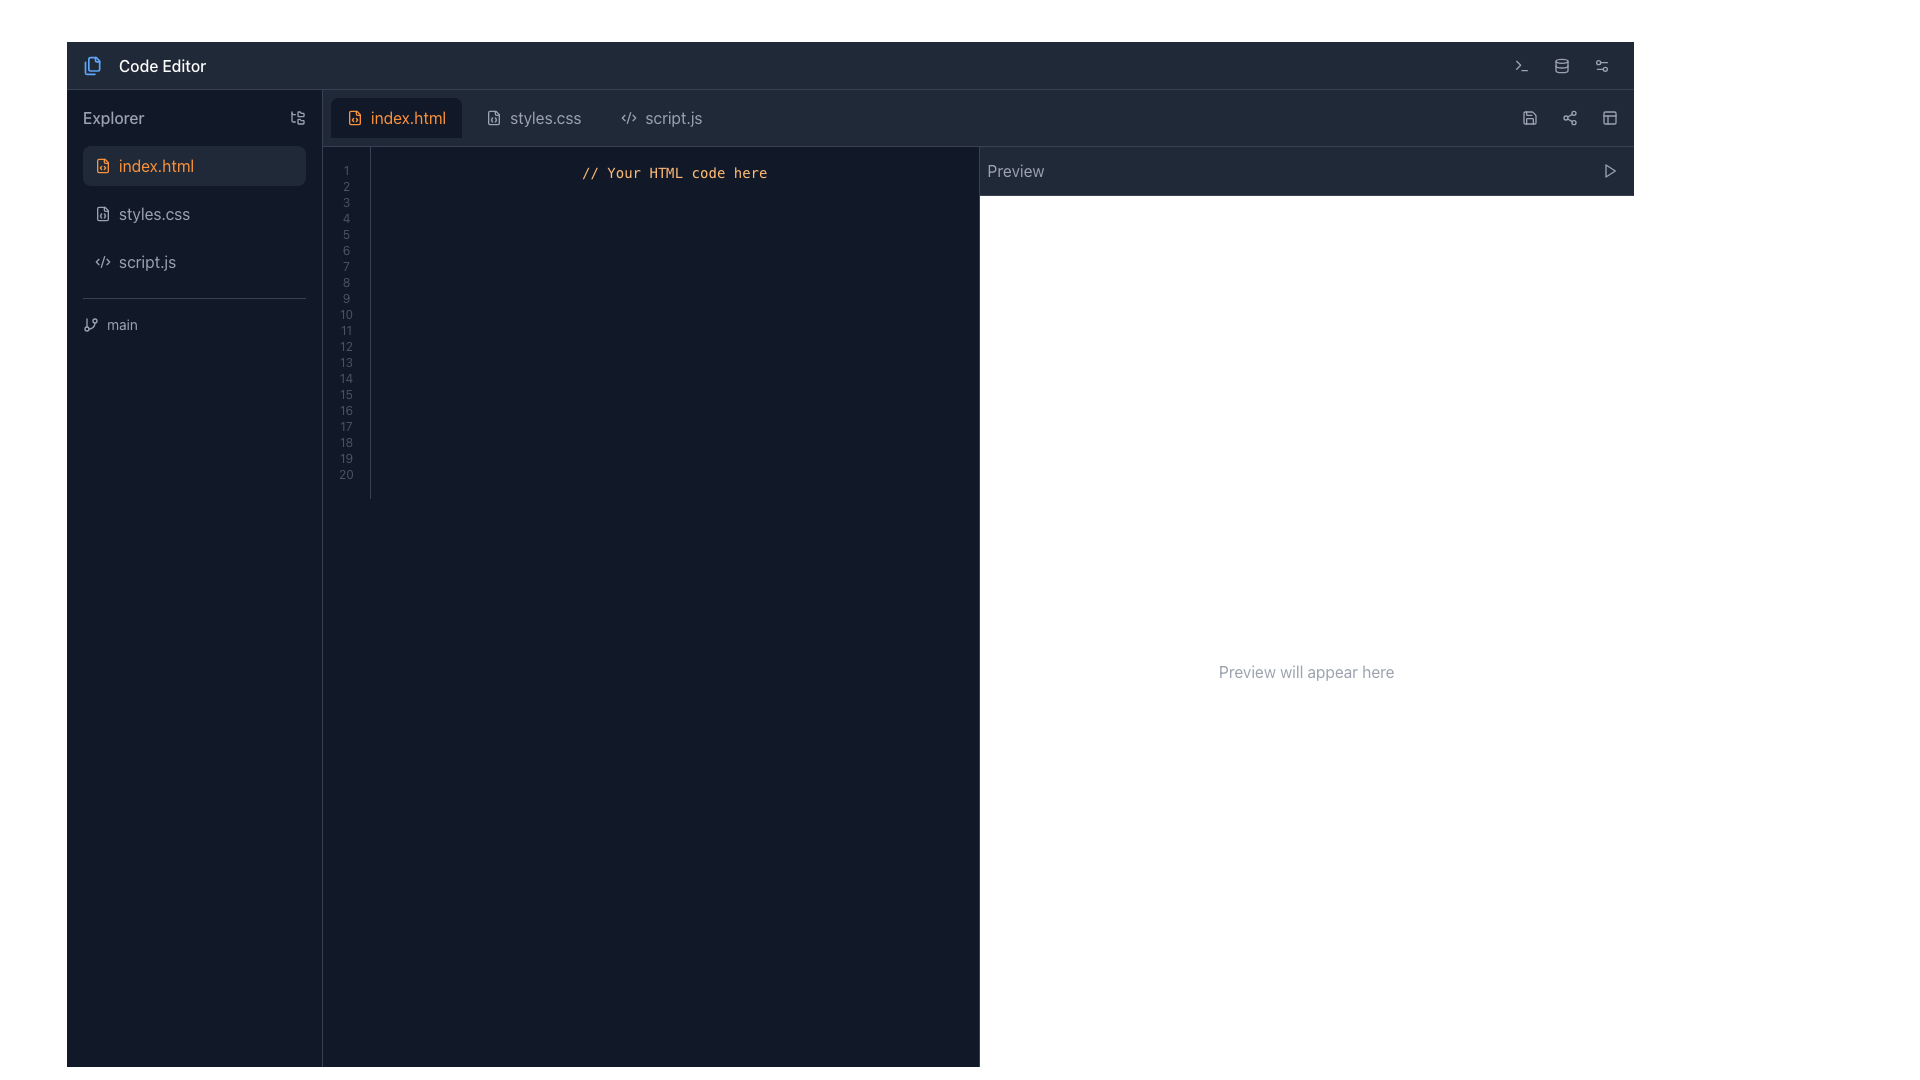 Image resolution: width=1920 pixels, height=1080 pixels. What do you see at coordinates (1568, 118) in the screenshot?
I see `the small circular icon button with three connected dots, which is located in the top-right toolbar, adjacent to the save icon and another distinct icon` at bounding box center [1568, 118].